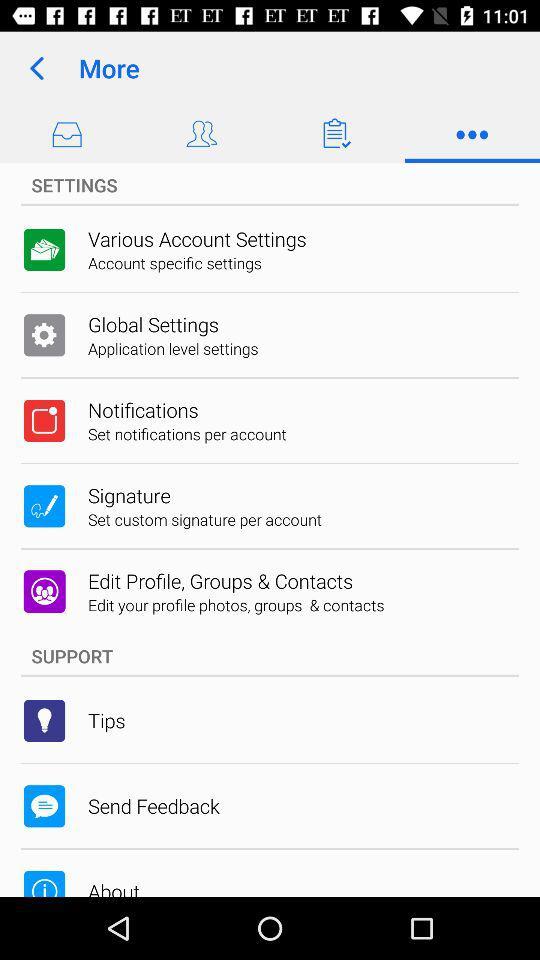 The image size is (540, 960). Describe the element at coordinates (173, 348) in the screenshot. I see `application level settings` at that location.